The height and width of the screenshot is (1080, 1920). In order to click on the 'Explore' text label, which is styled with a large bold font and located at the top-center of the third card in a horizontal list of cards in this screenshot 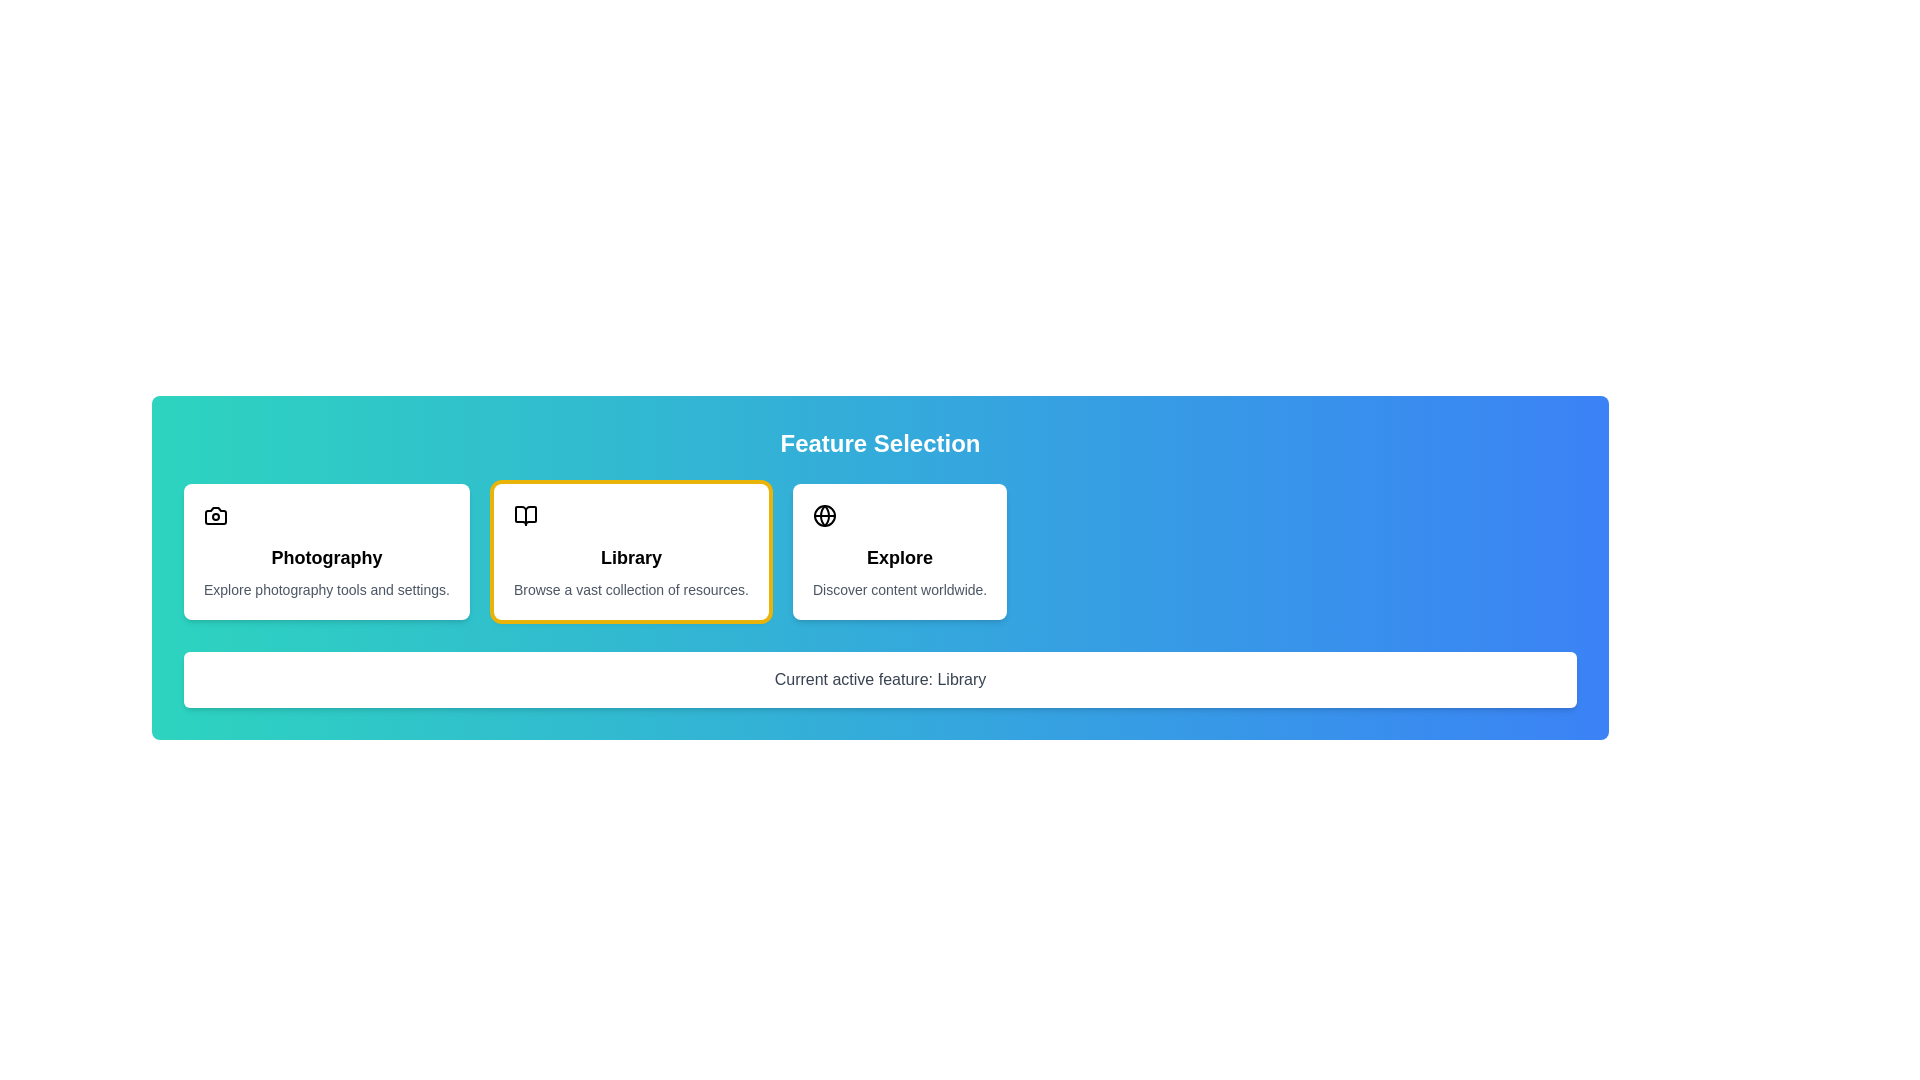, I will do `click(899, 558)`.